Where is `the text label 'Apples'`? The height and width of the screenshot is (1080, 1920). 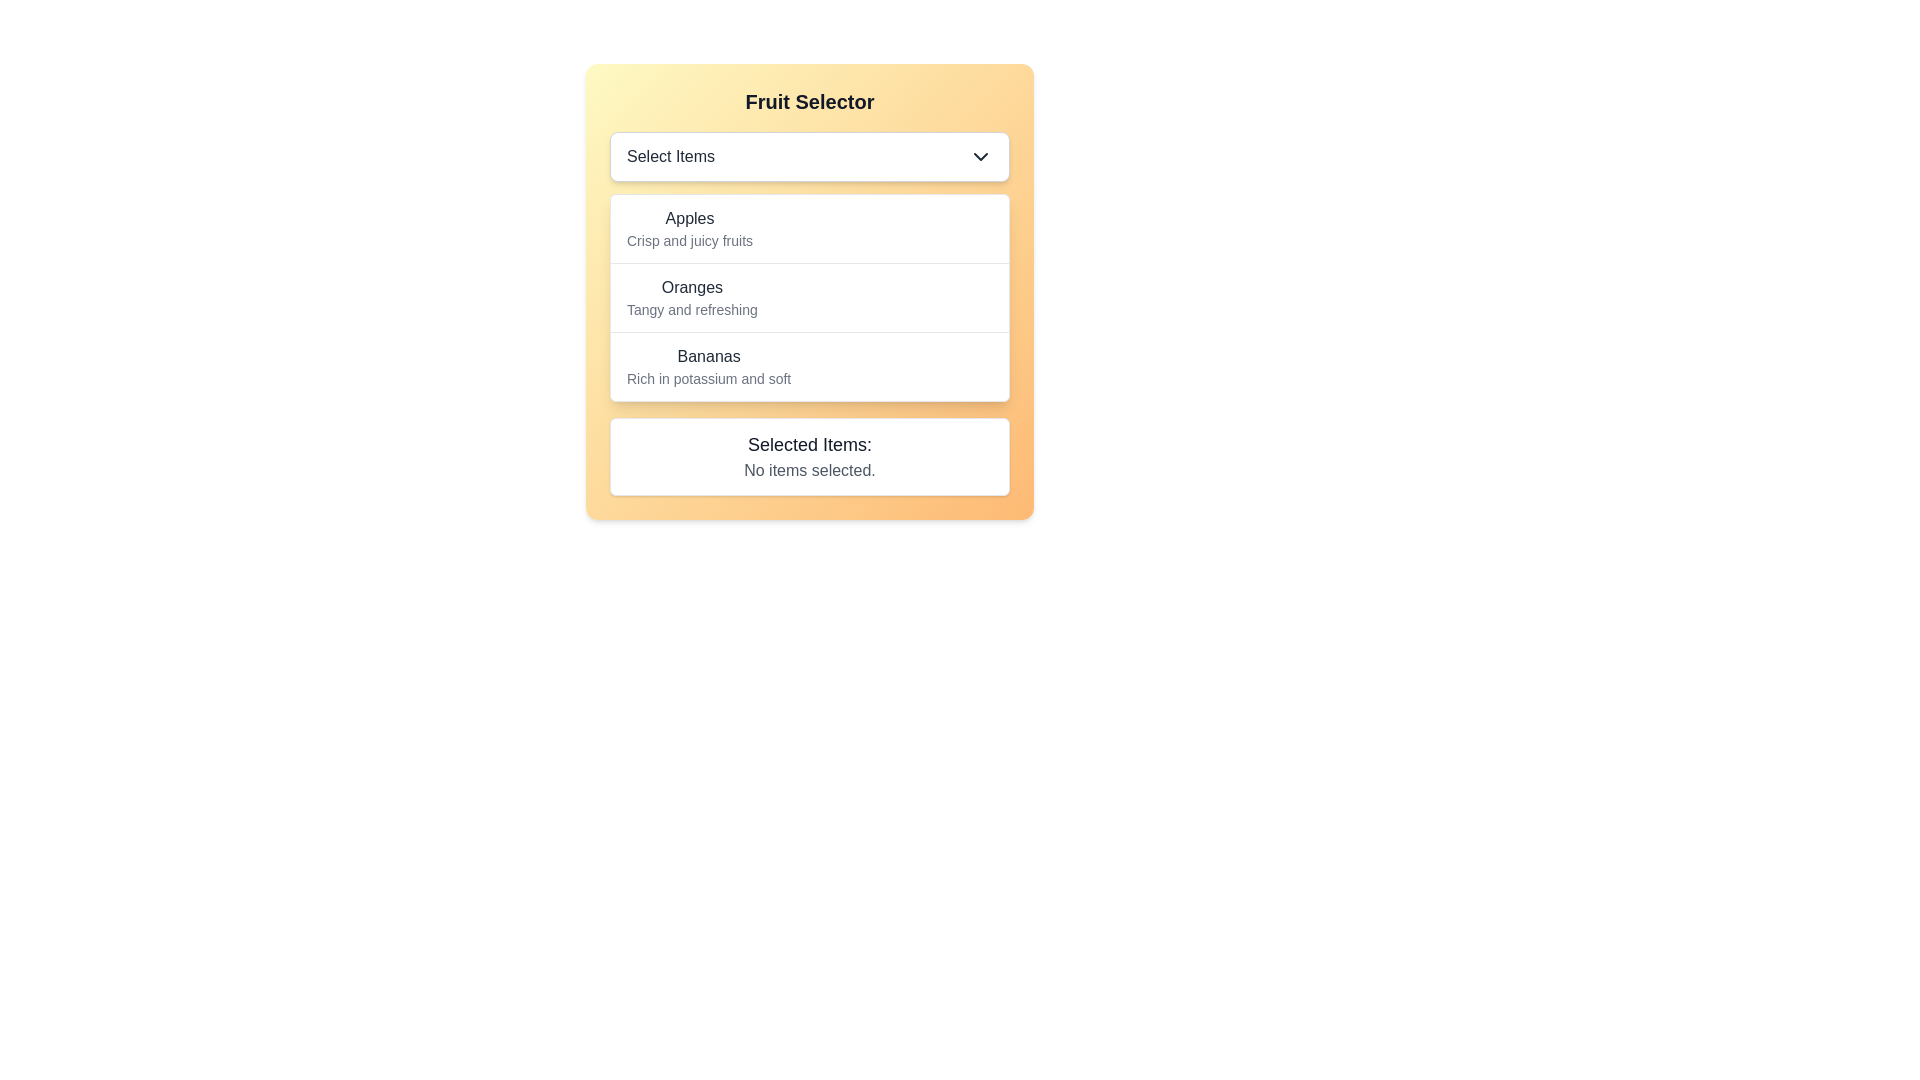
the text label 'Apples' is located at coordinates (690, 219).